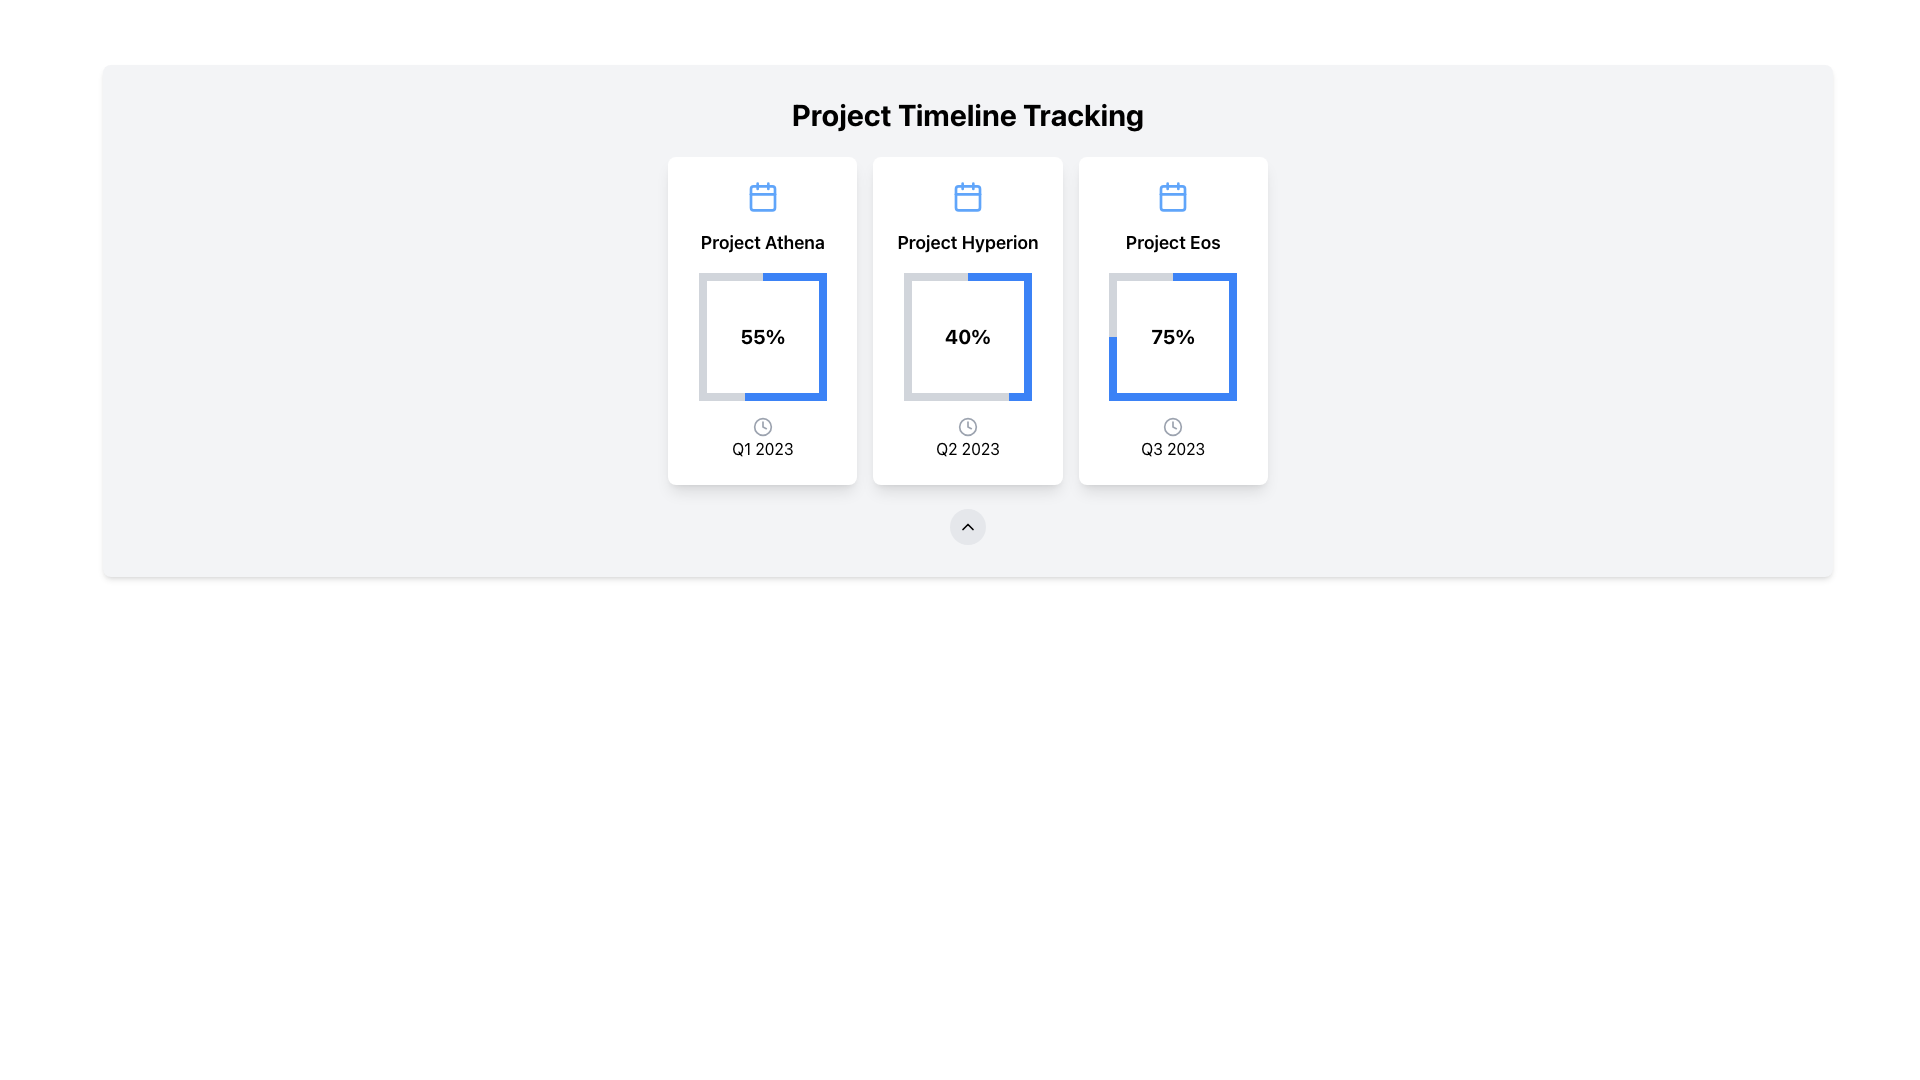 This screenshot has height=1080, width=1920. What do you see at coordinates (968, 526) in the screenshot?
I see `the scroll up button located below the project blocks 'Project Athena', 'Project Hyperion', and 'Project Eos'` at bounding box center [968, 526].